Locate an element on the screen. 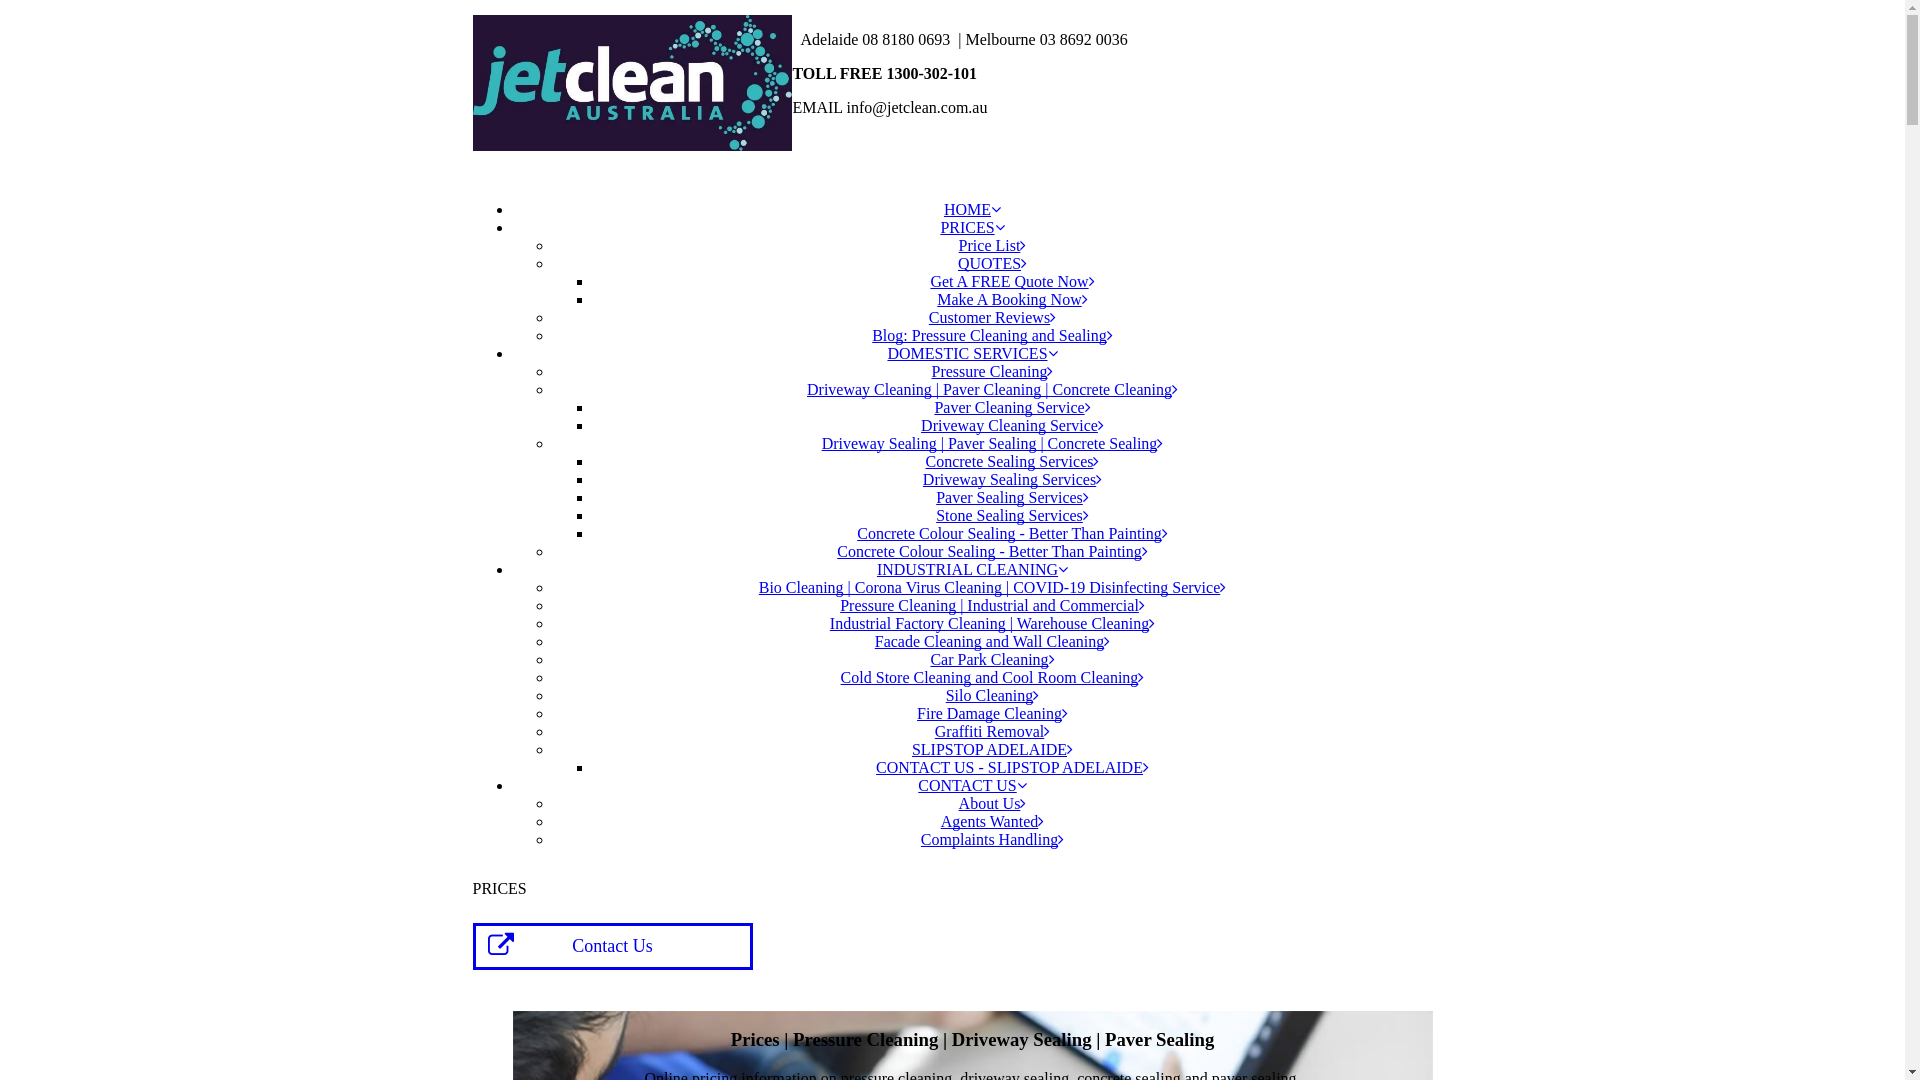  'INDUSTRIAL CLEANING' is located at coordinates (877, 569).